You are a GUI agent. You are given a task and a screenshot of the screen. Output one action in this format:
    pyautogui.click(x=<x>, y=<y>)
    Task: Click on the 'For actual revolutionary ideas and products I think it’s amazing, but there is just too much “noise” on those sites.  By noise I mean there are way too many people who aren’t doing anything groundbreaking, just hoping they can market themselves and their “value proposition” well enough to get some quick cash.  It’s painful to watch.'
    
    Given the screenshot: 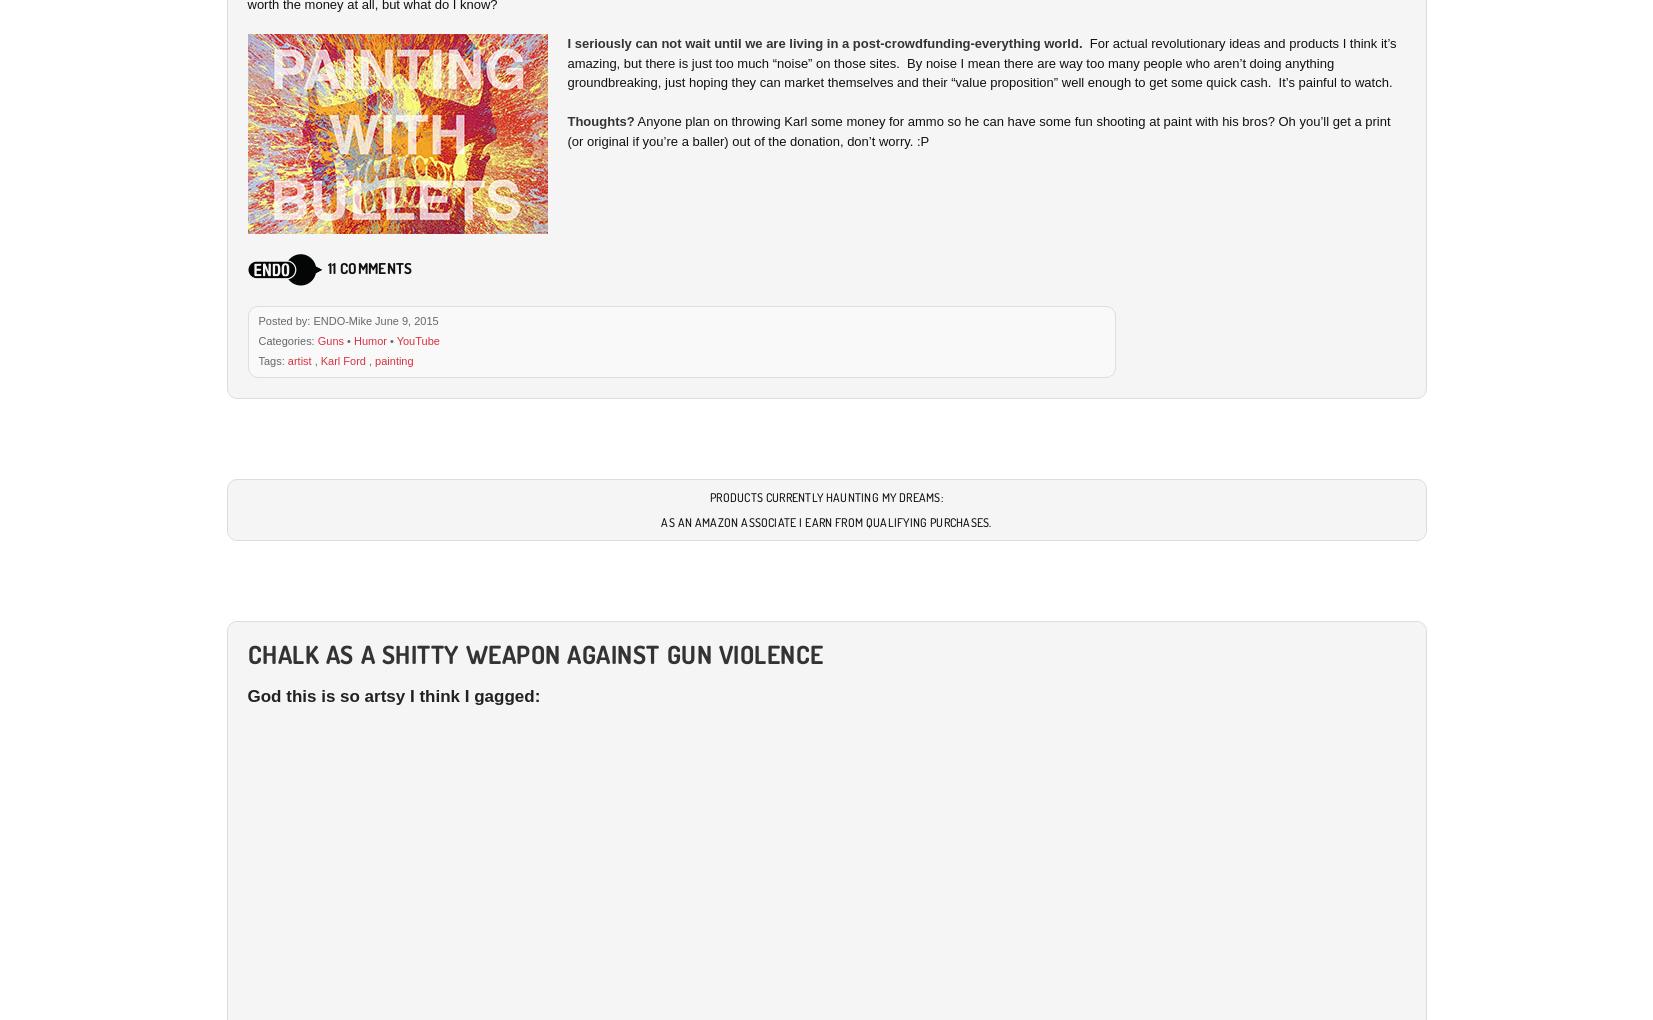 What is the action you would take?
    pyautogui.click(x=981, y=63)
    